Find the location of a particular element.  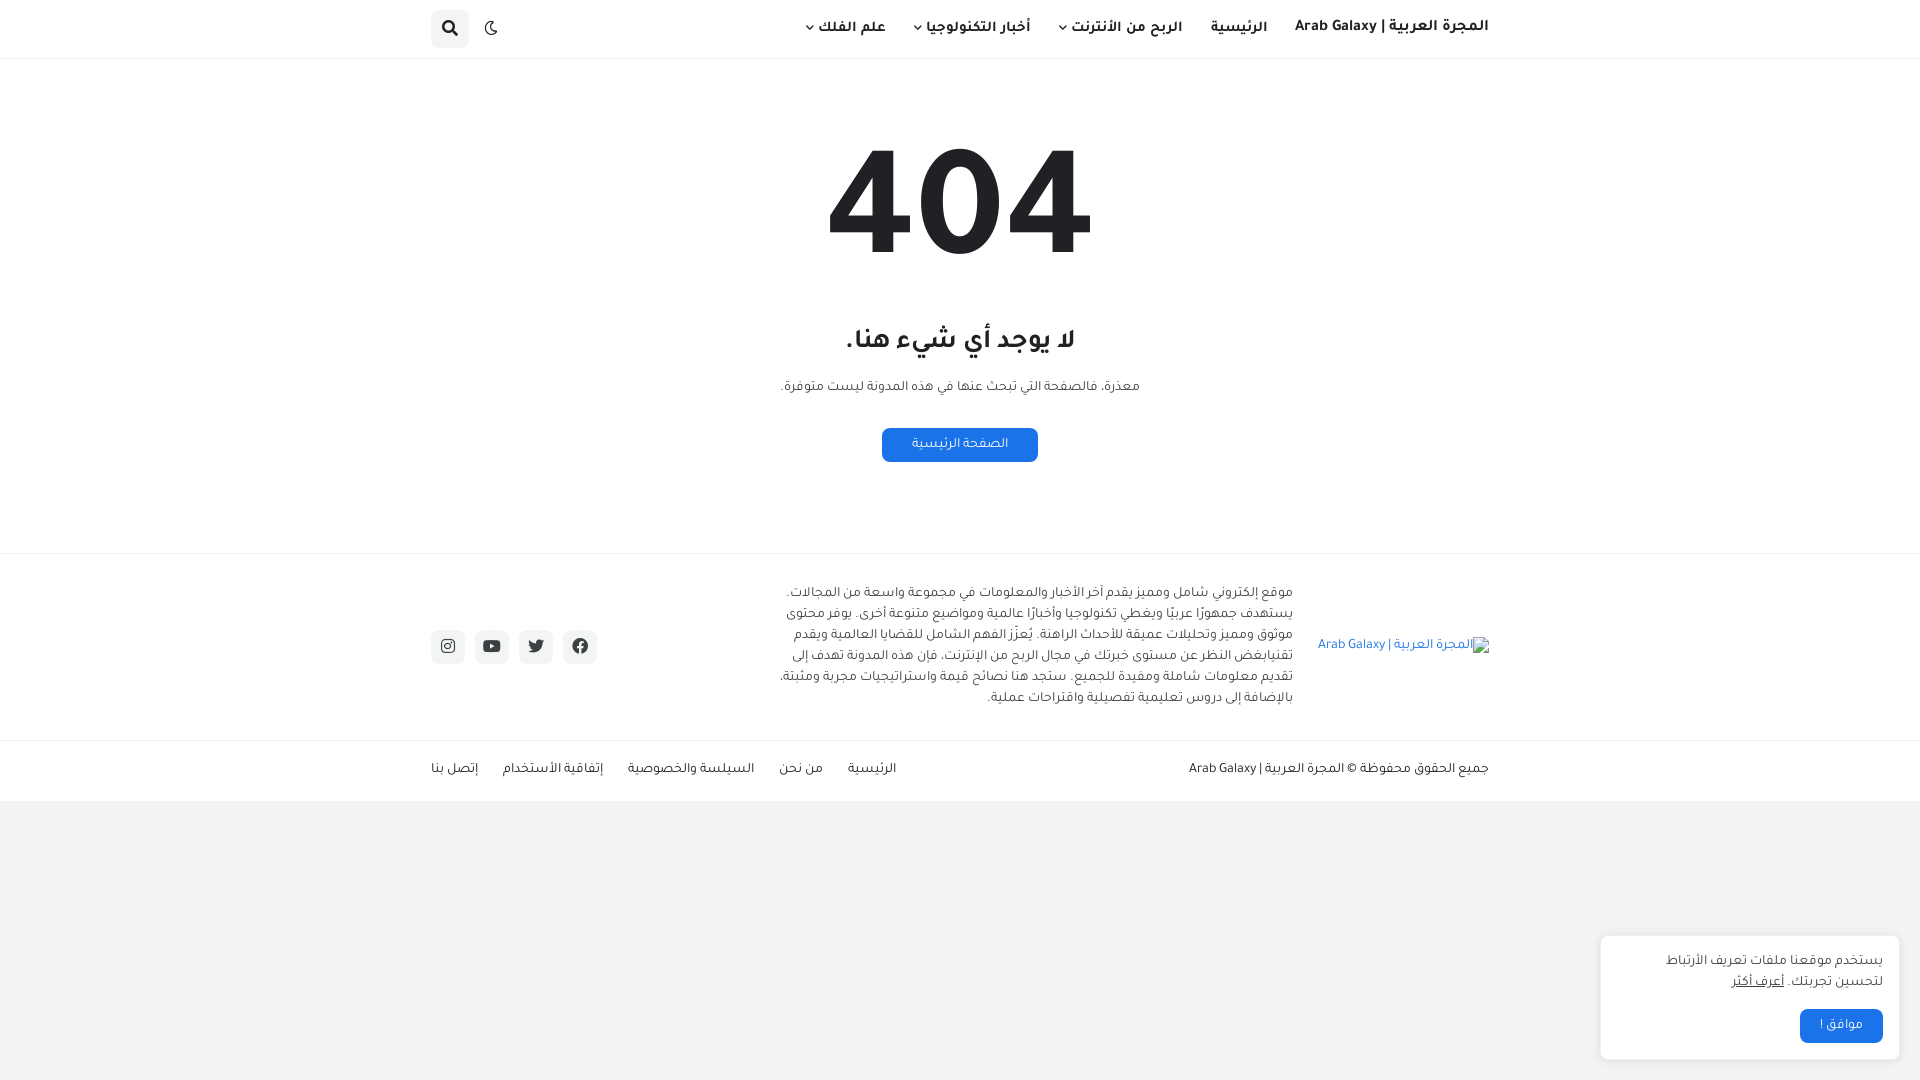

'facebook' is located at coordinates (579, 647).